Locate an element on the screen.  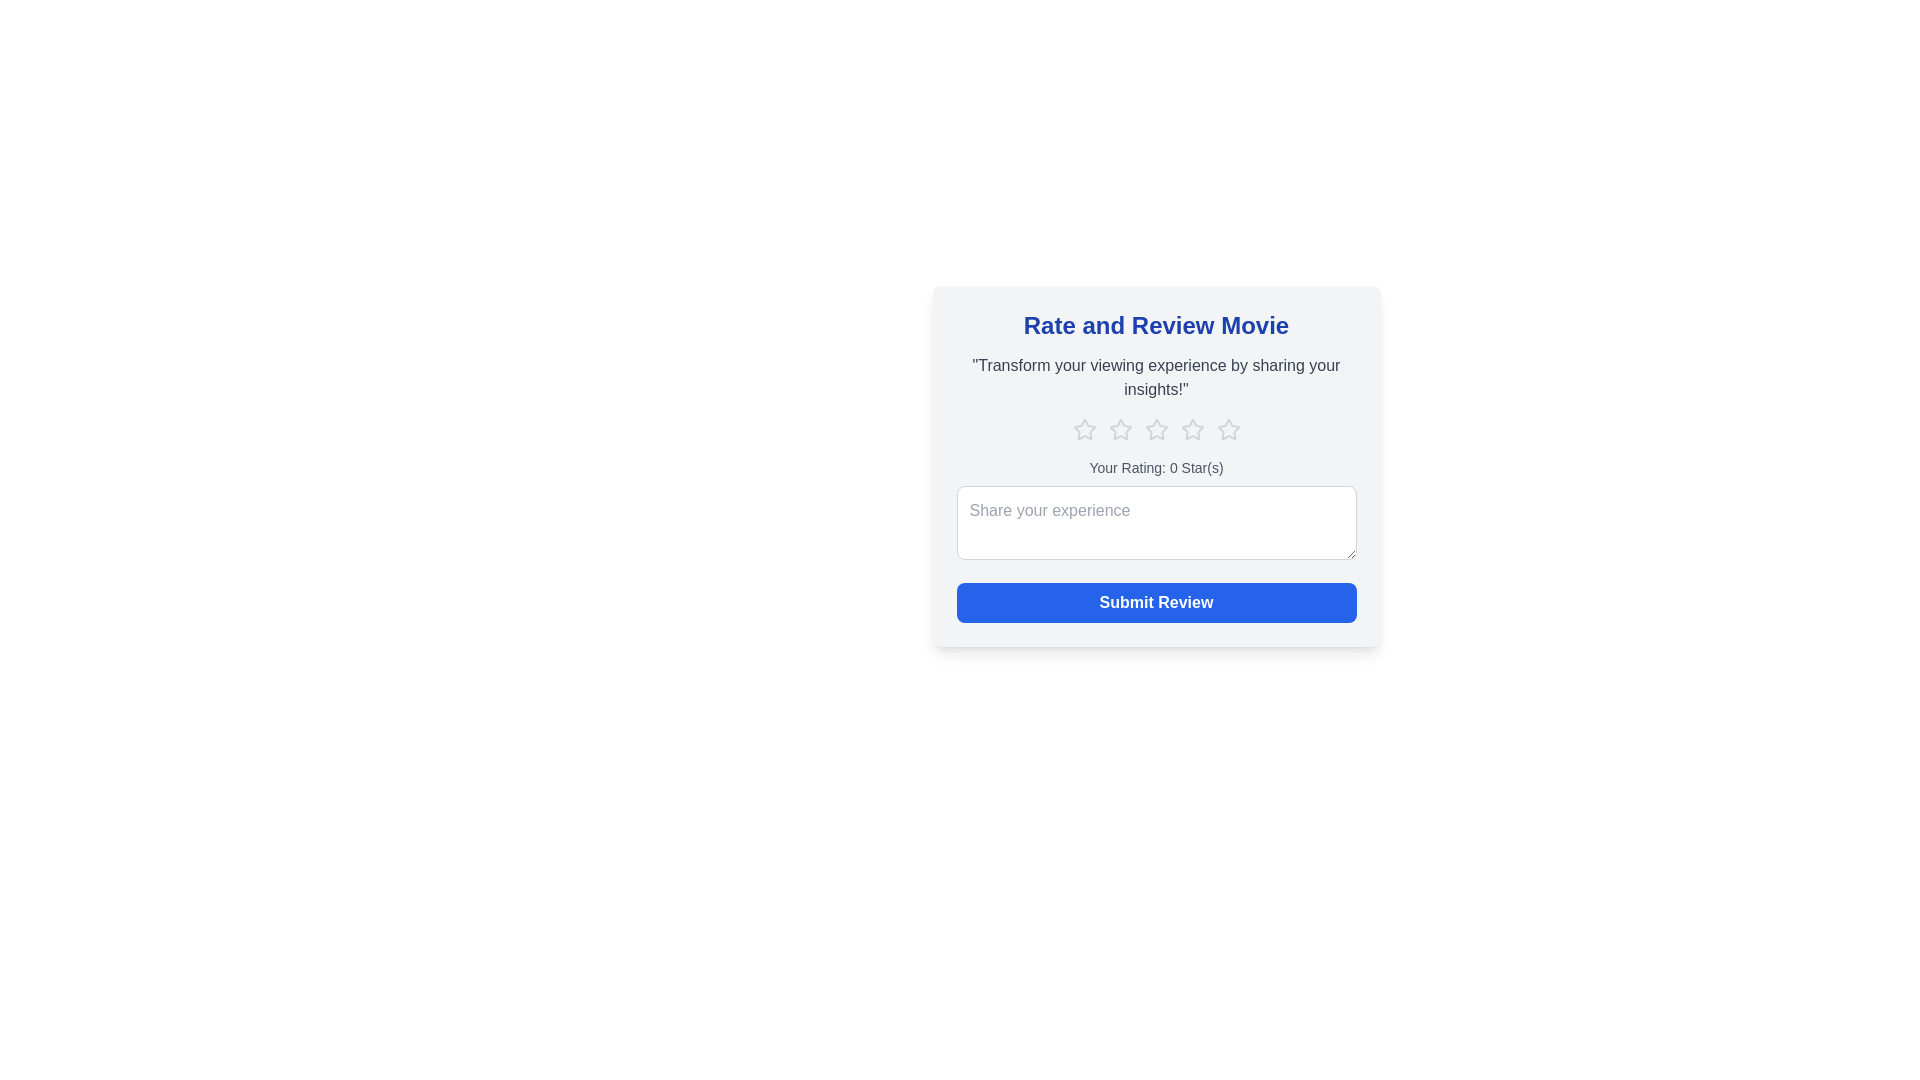
the star corresponding to 3 to set the movie rating is located at coordinates (1156, 428).